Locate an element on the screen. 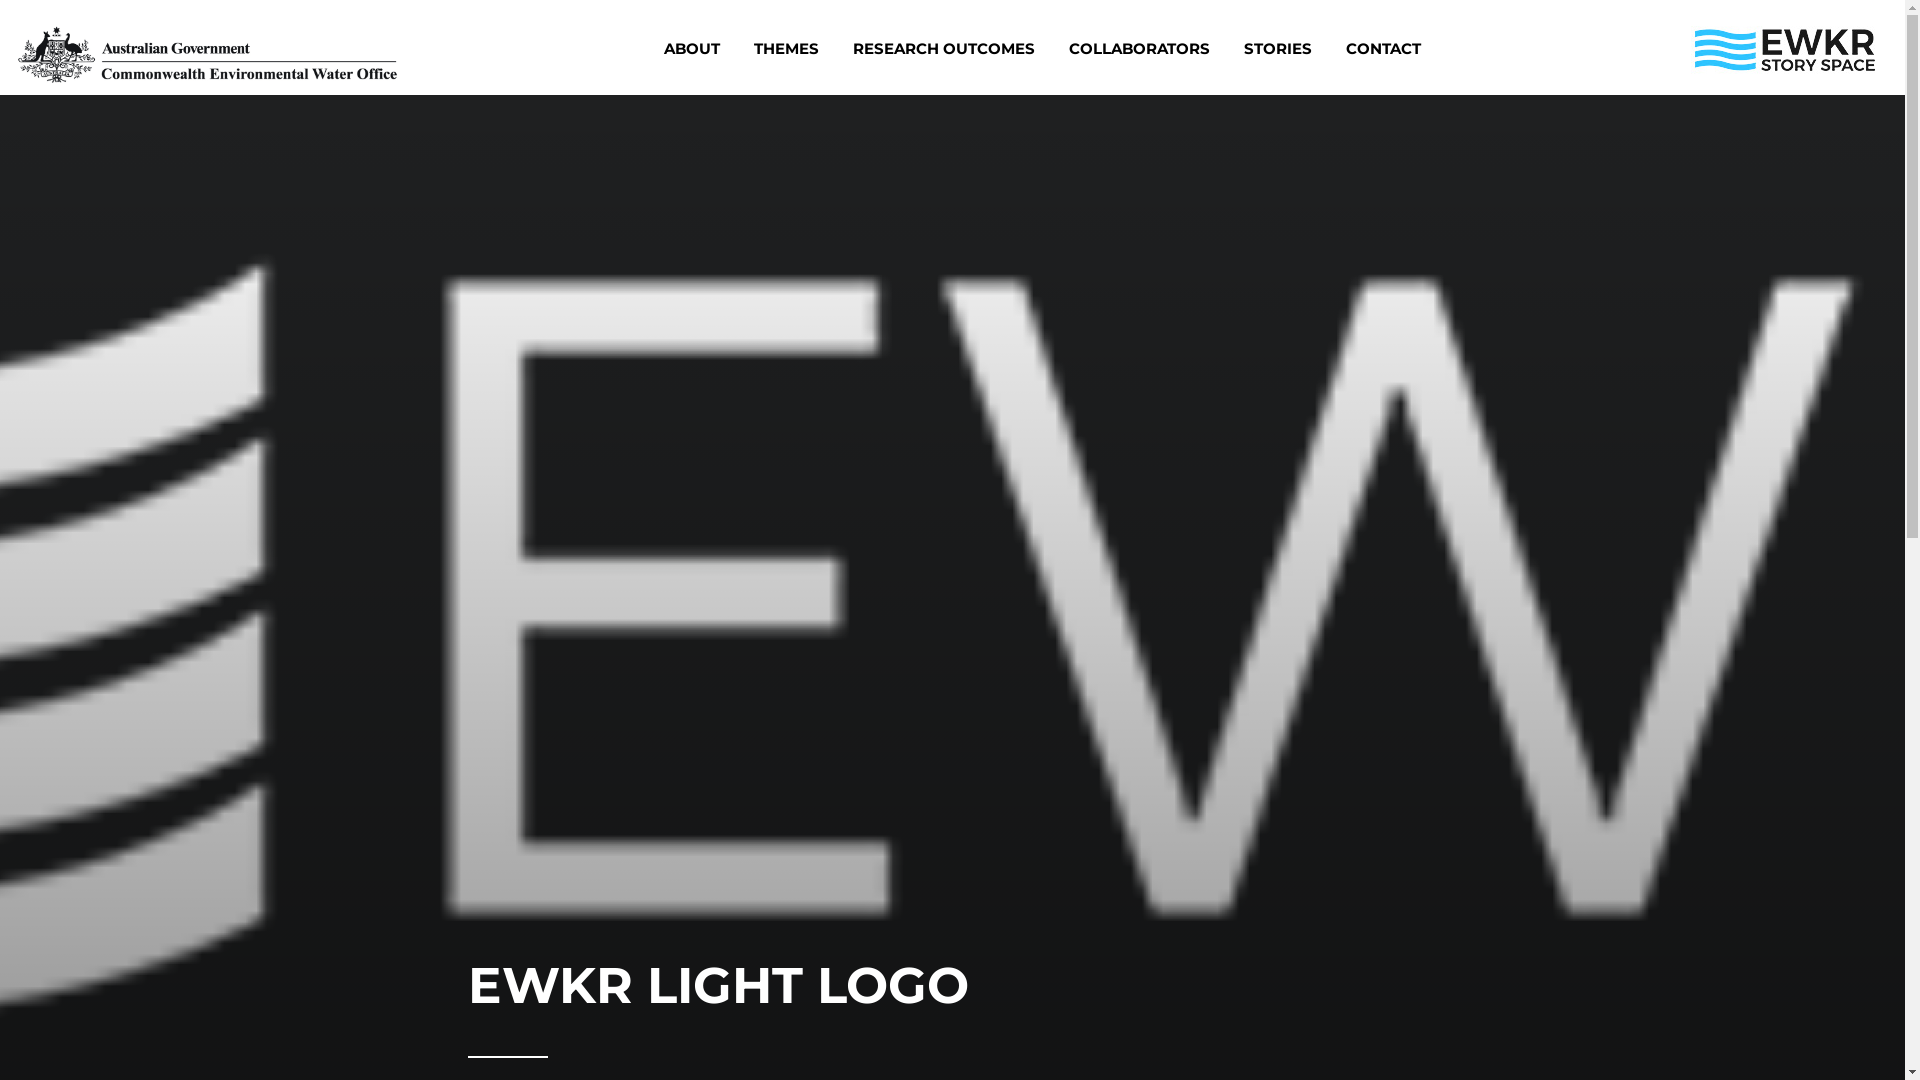 The width and height of the screenshot is (1920, 1080). 'COLLABORATORS' is located at coordinates (1139, 47).